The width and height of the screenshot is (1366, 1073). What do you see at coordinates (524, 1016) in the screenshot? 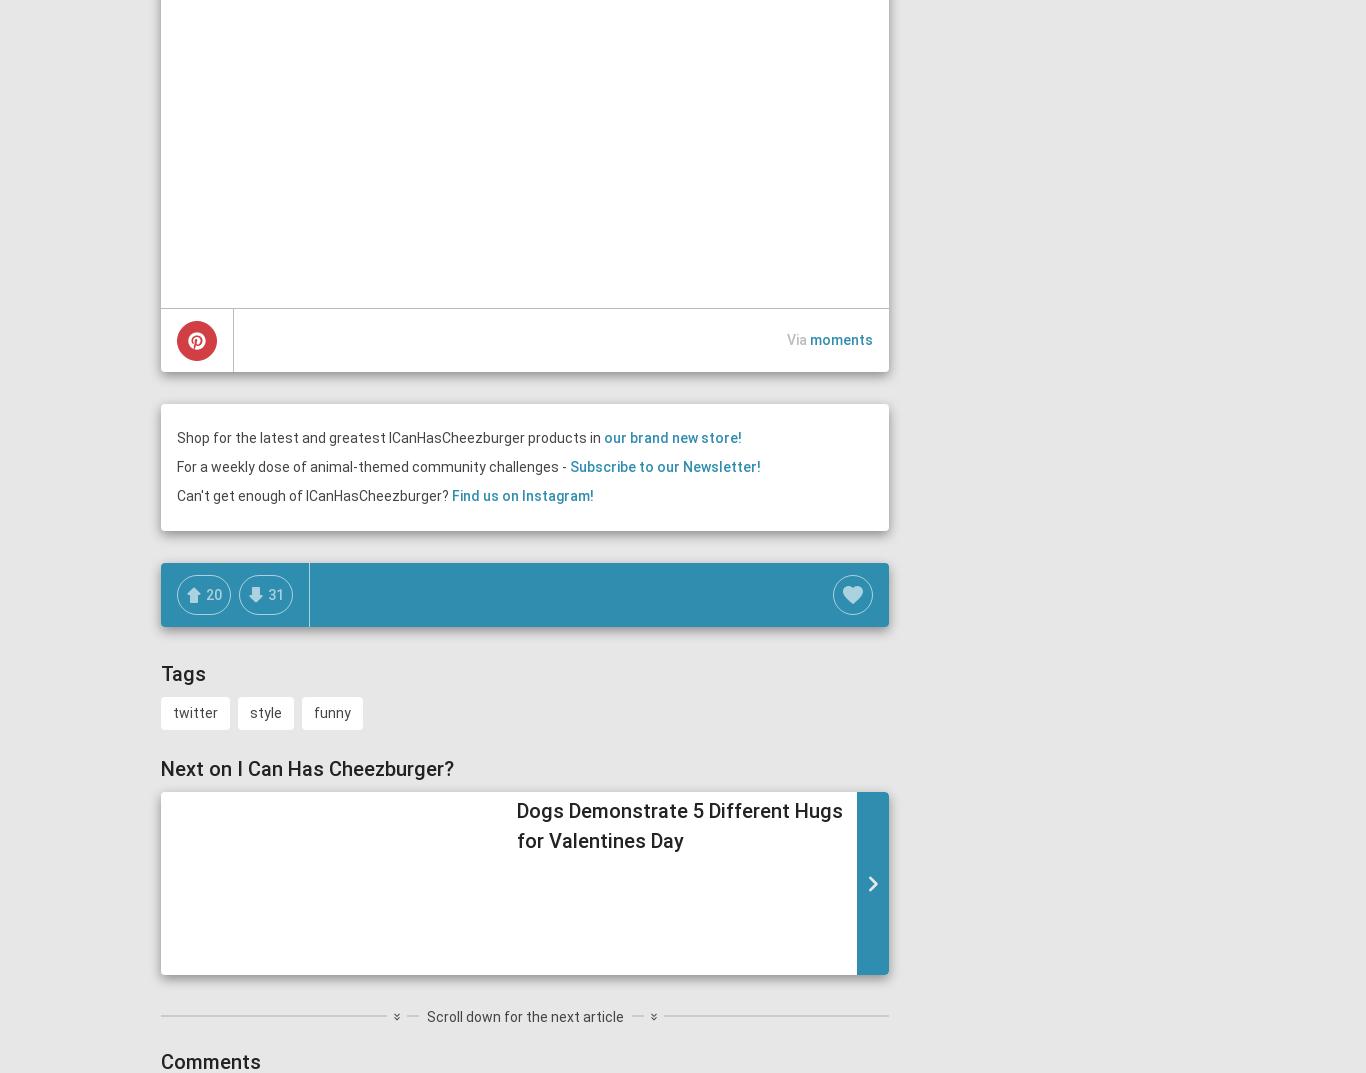
I see `'Scroll down for the next article'` at bounding box center [524, 1016].